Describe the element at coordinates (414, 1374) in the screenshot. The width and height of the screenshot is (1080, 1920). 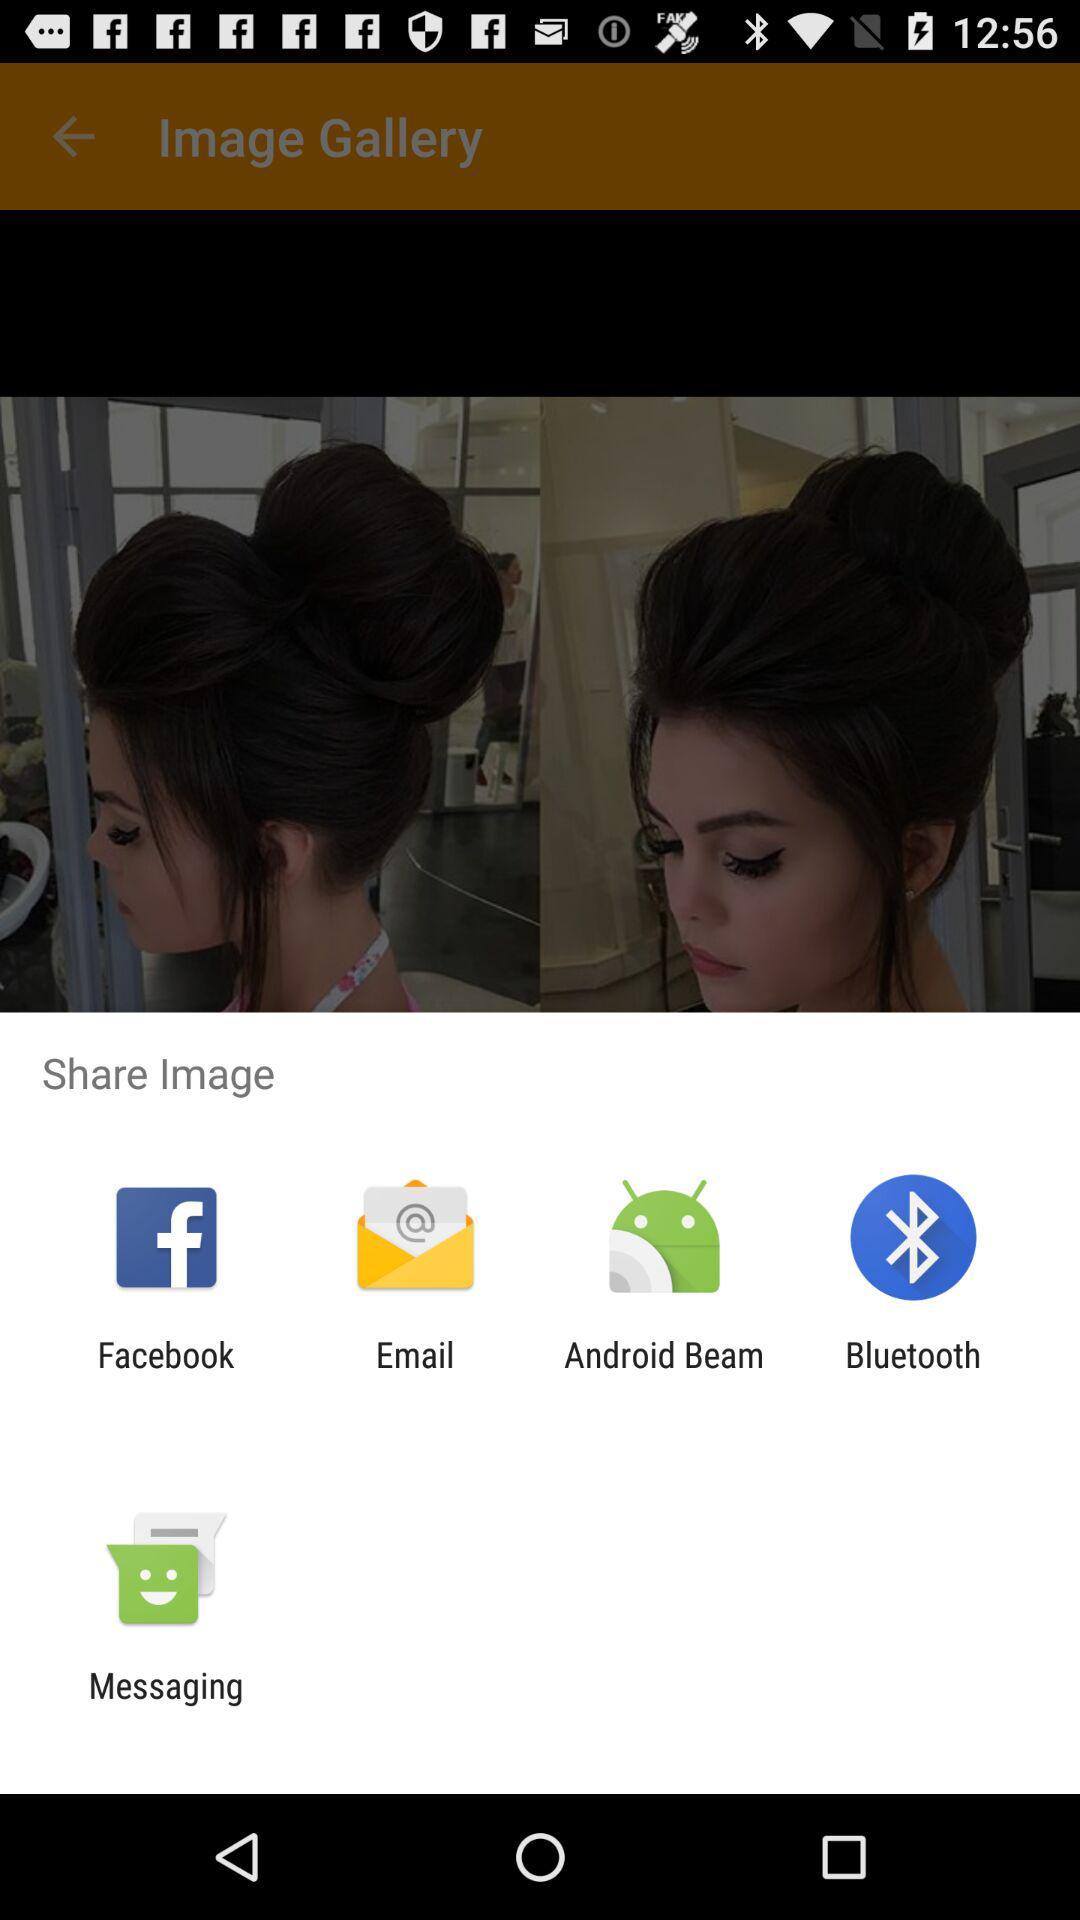
I see `icon to the right of the facebook icon` at that location.